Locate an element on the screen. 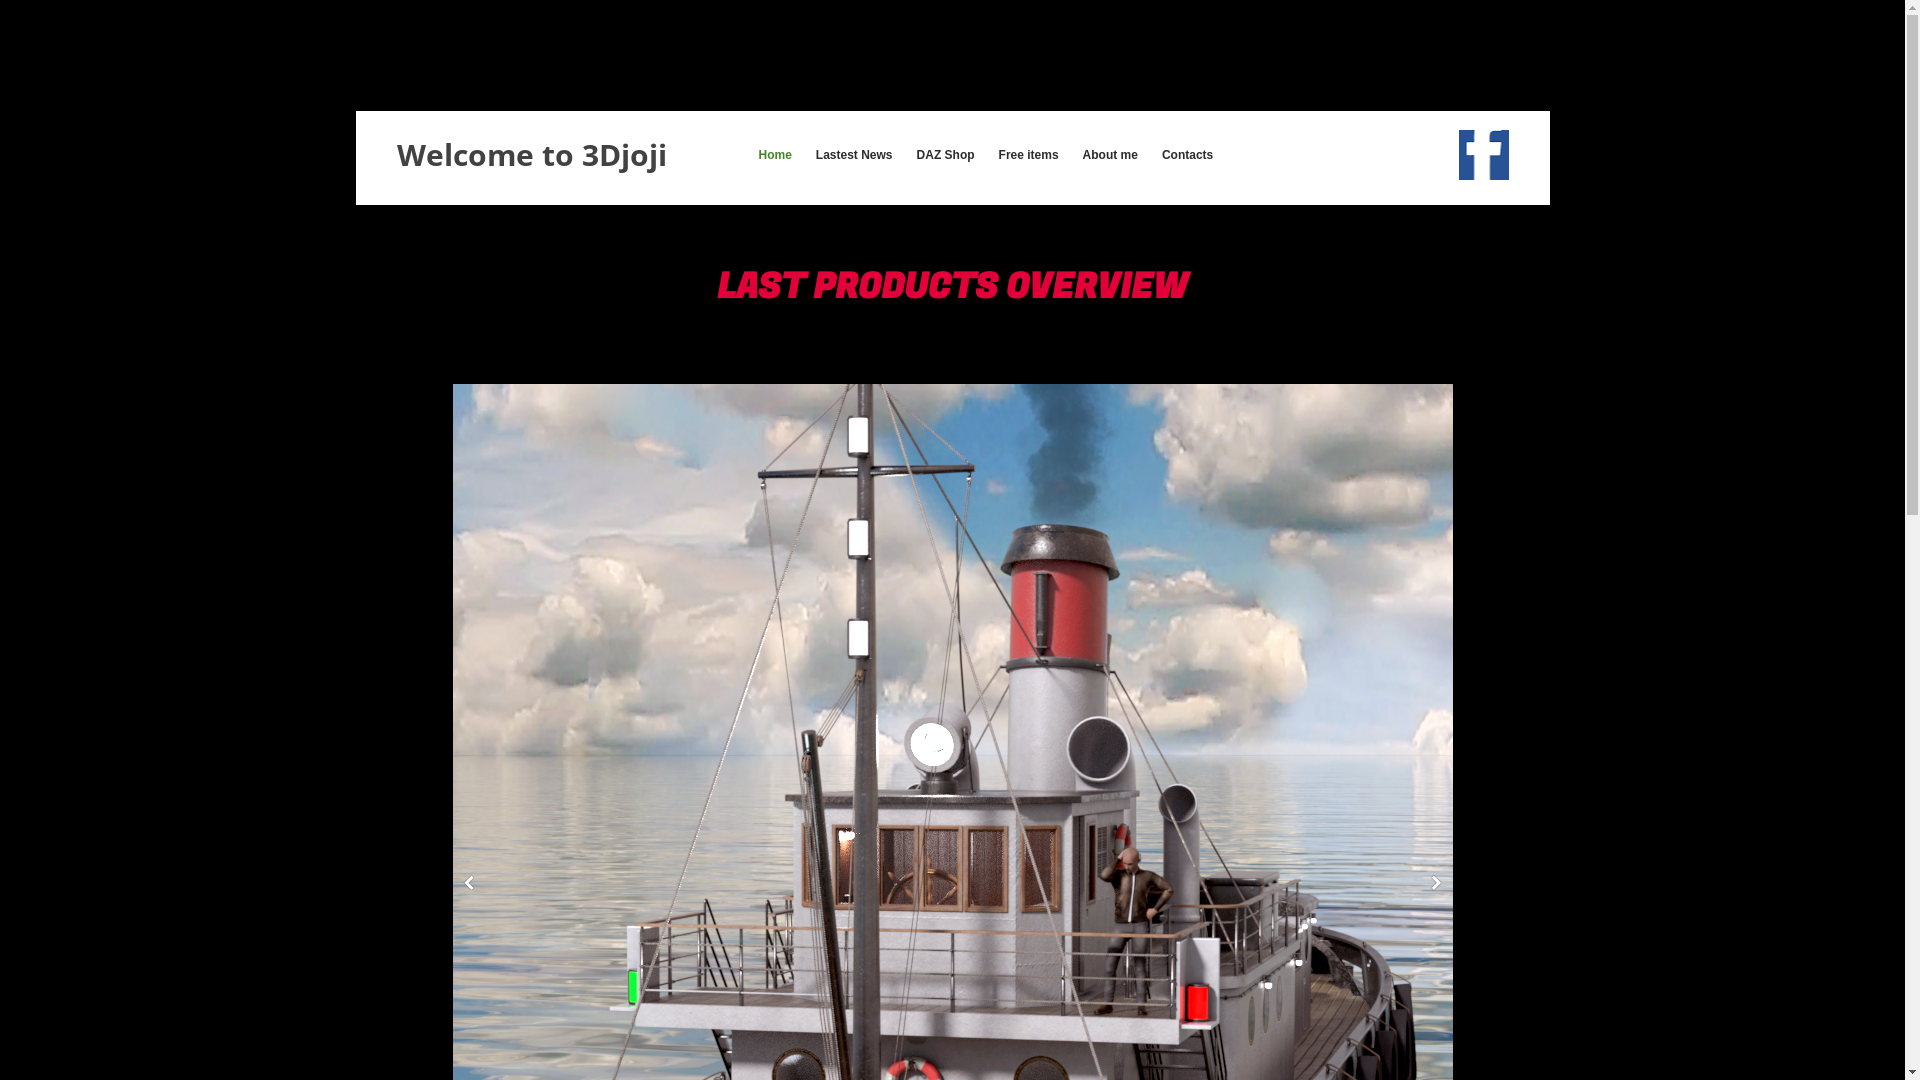  'About me' is located at coordinates (1109, 153).